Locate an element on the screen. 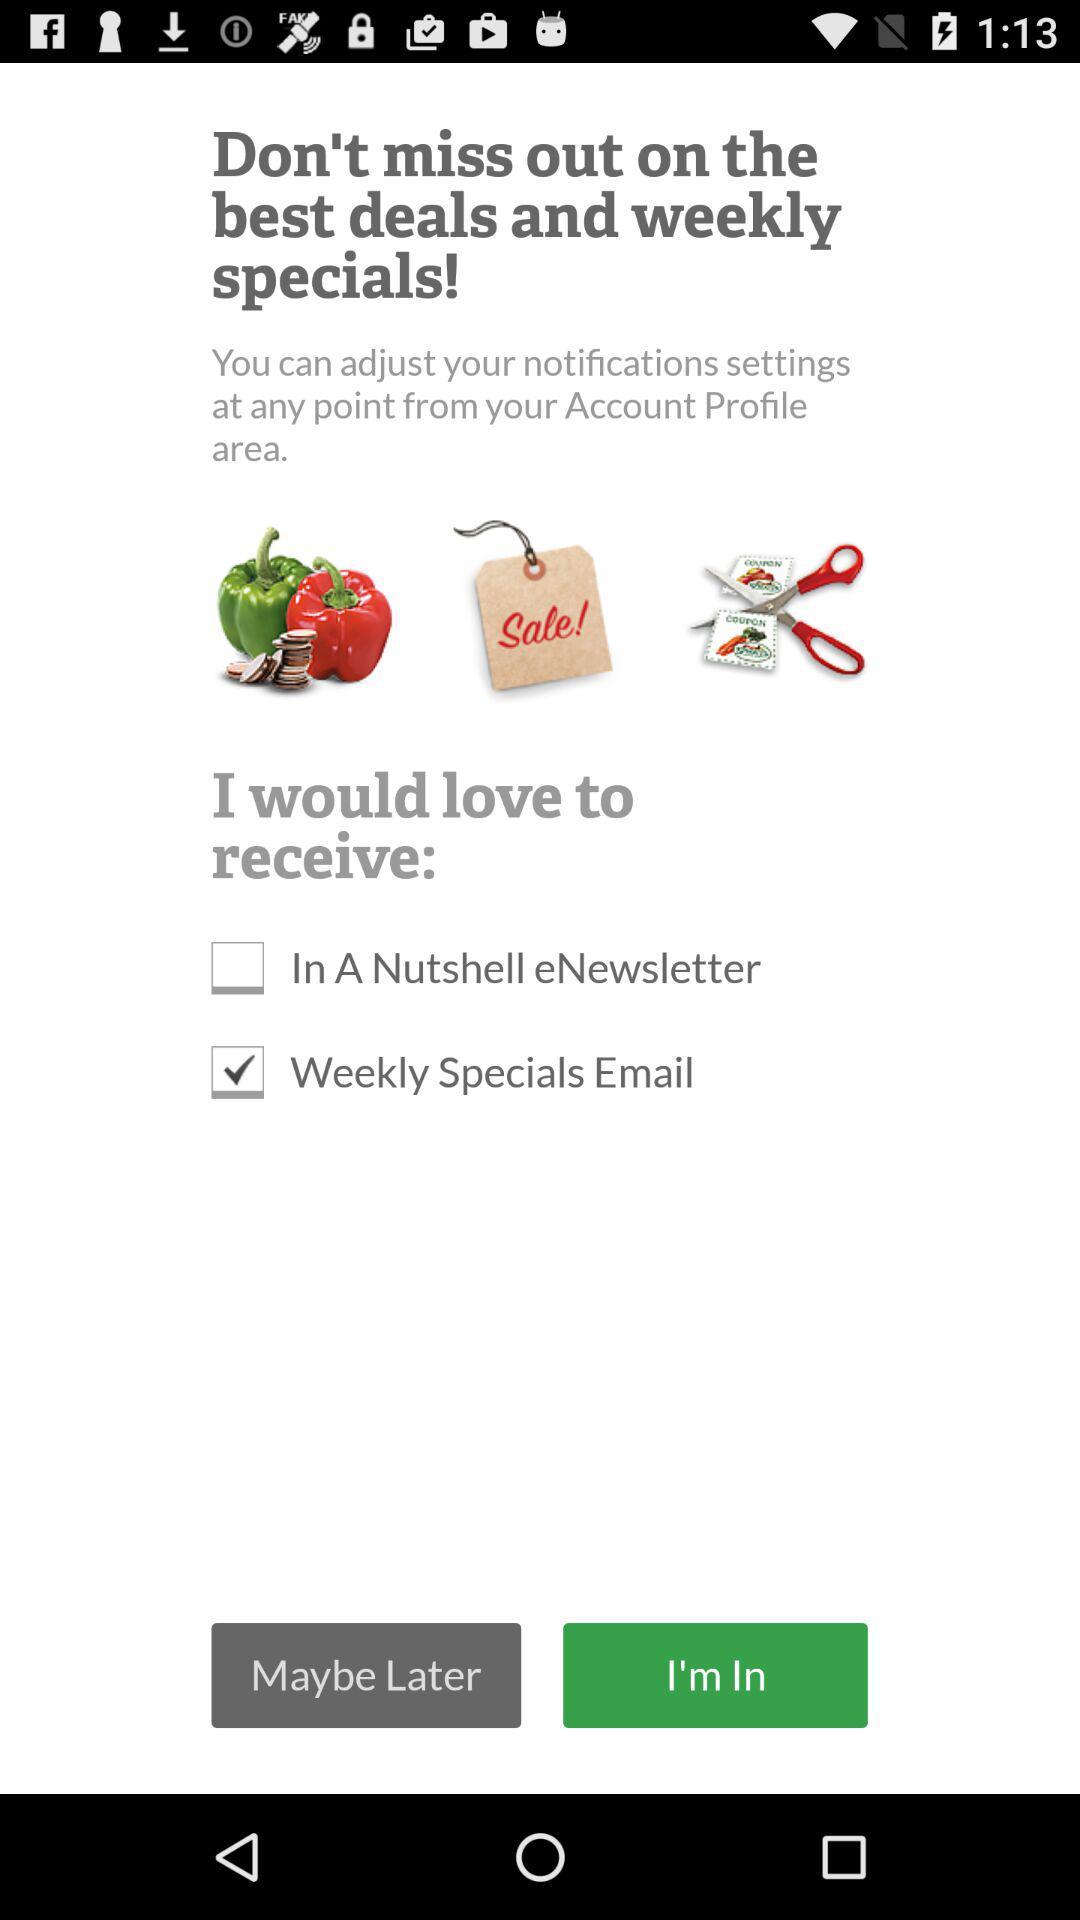 This screenshot has height=1920, width=1080. the maybe later button is located at coordinates (366, 1675).